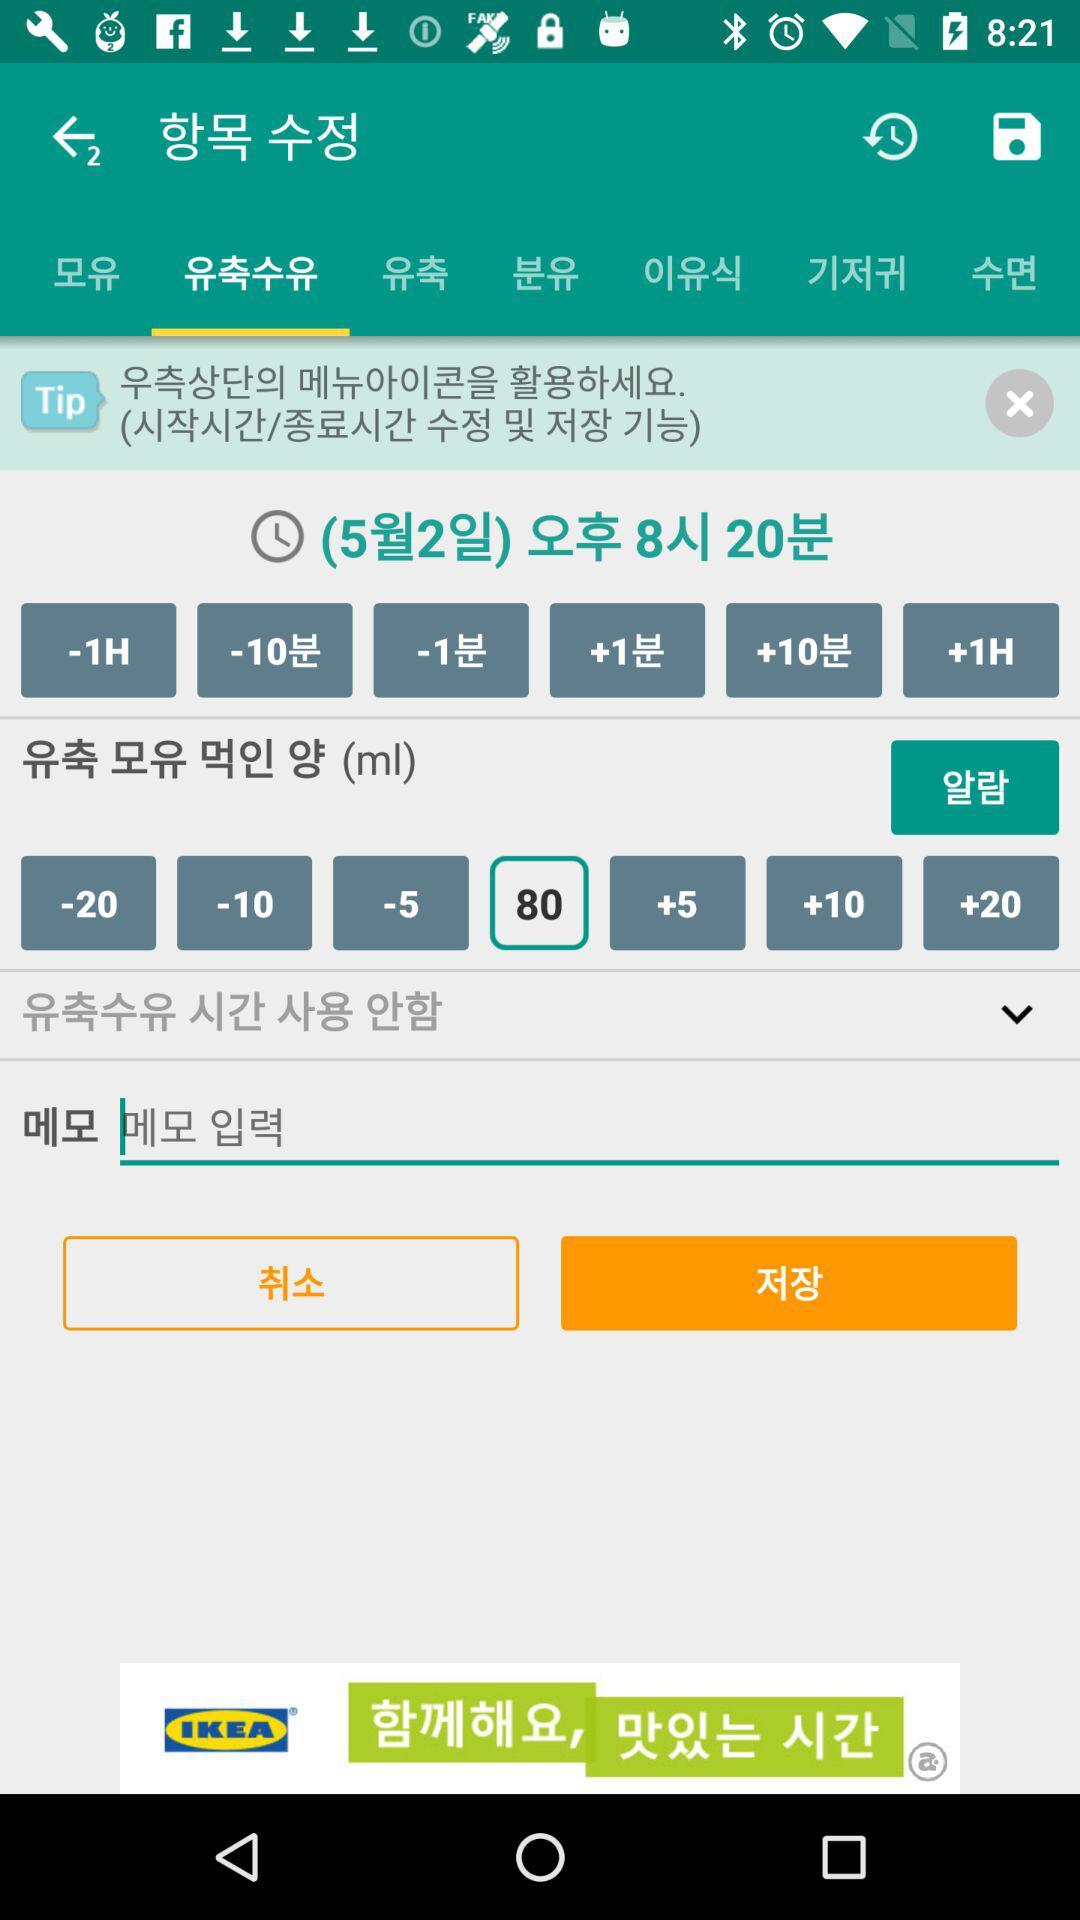 The image size is (1080, 1920). I want to click on the item next to -1h icon, so click(274, 650).